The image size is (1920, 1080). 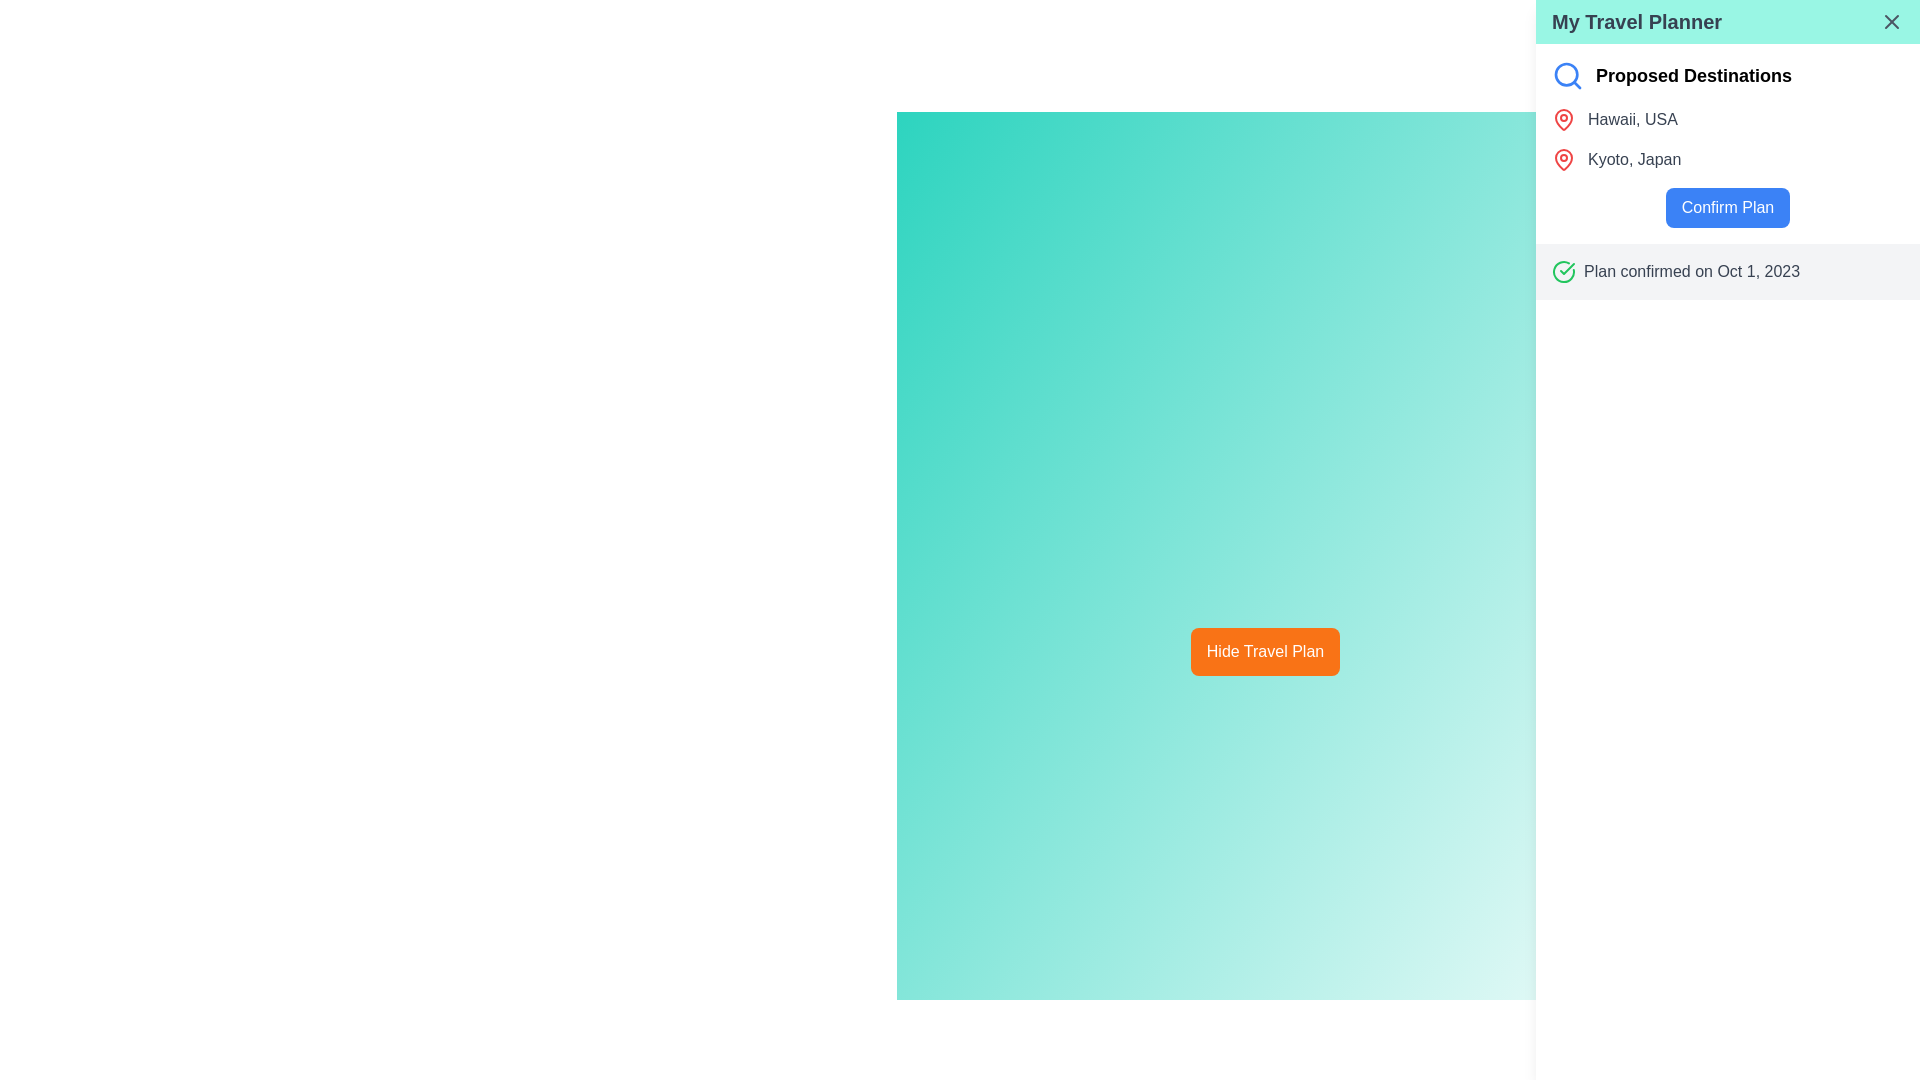 What do you see at coordinates (1691, 272) in the screenshot?
I see `text label displaying 'Plan confirmed on Oct 1, 2023,' which is positioned in the right-side panel of the 'My Travel Planner' section, beneath the 'Confirm Plan' button and to the right of a green checkmark icon` at bounding box center [1691, 272].